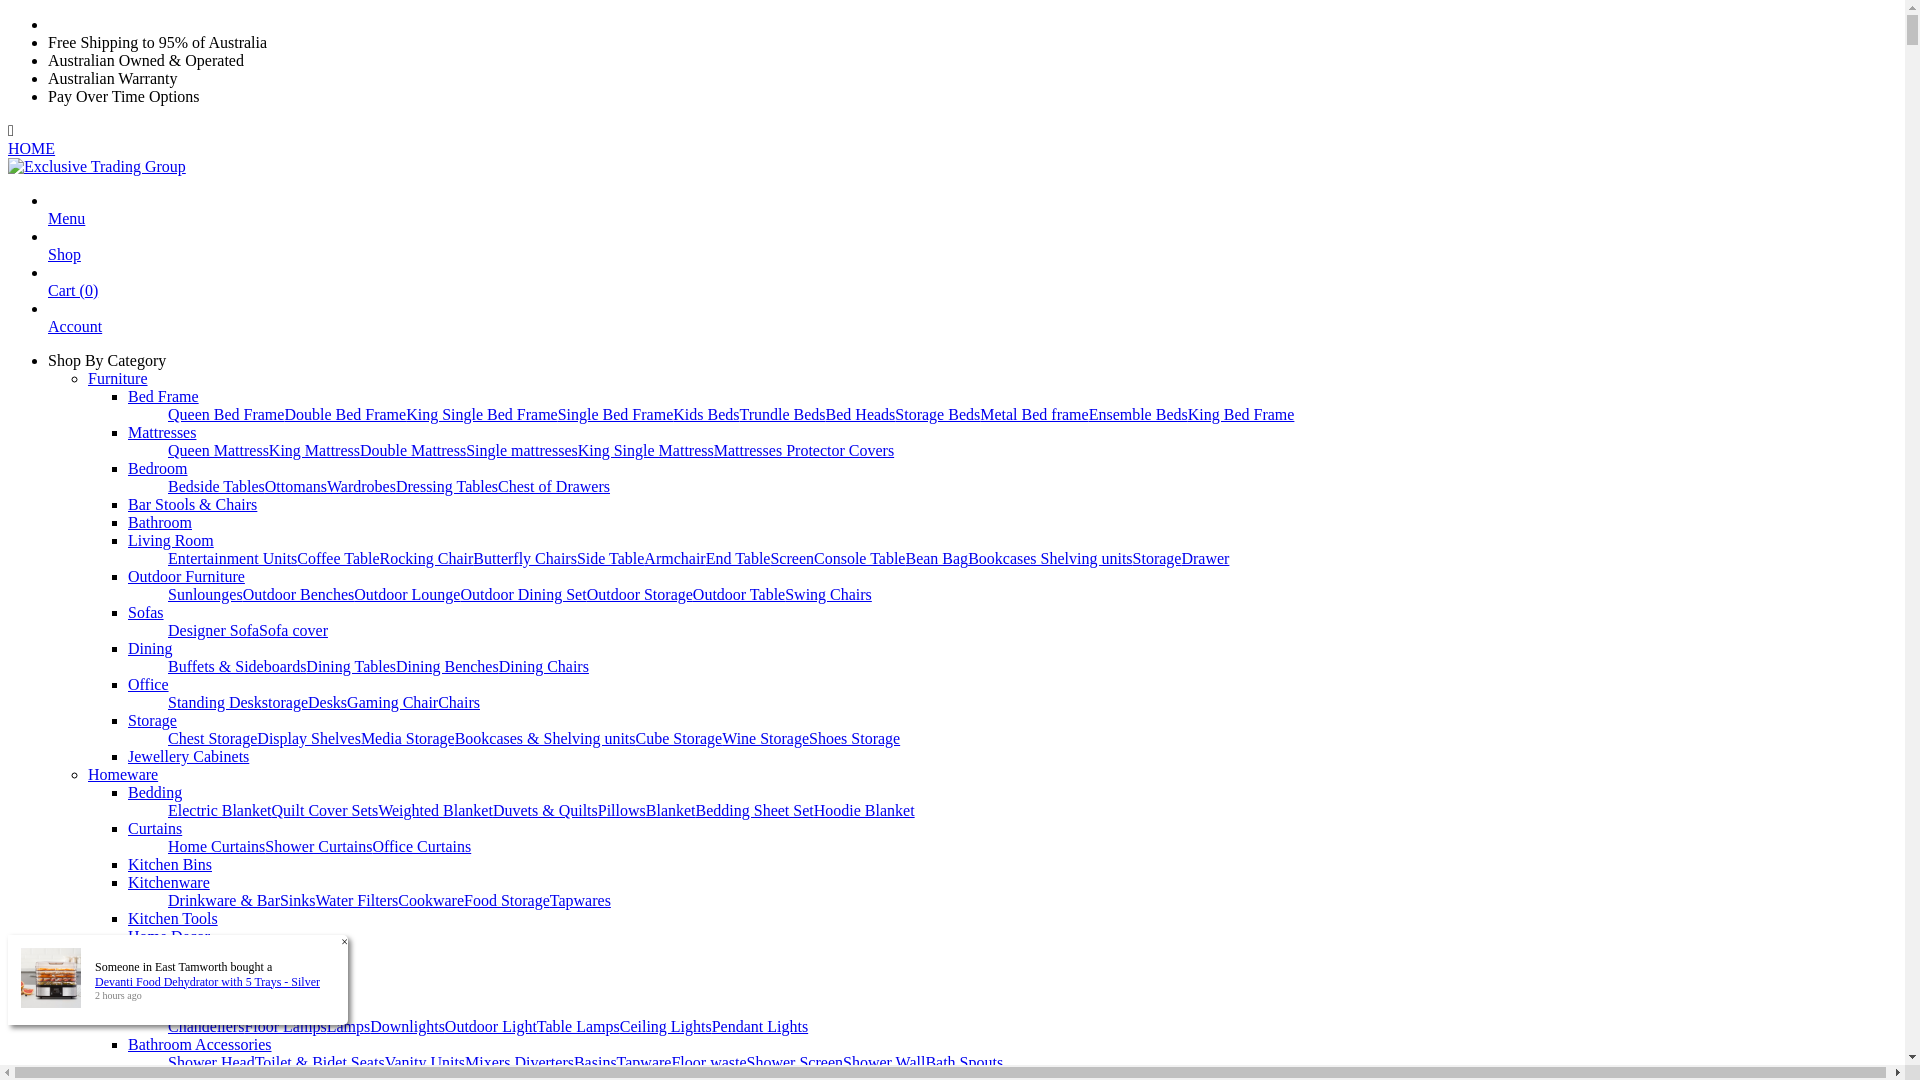  What do you see at coordinates (127, 918) in the screenshot?
I see `'Kitchen Tools'` at bounding box center [127, 918].